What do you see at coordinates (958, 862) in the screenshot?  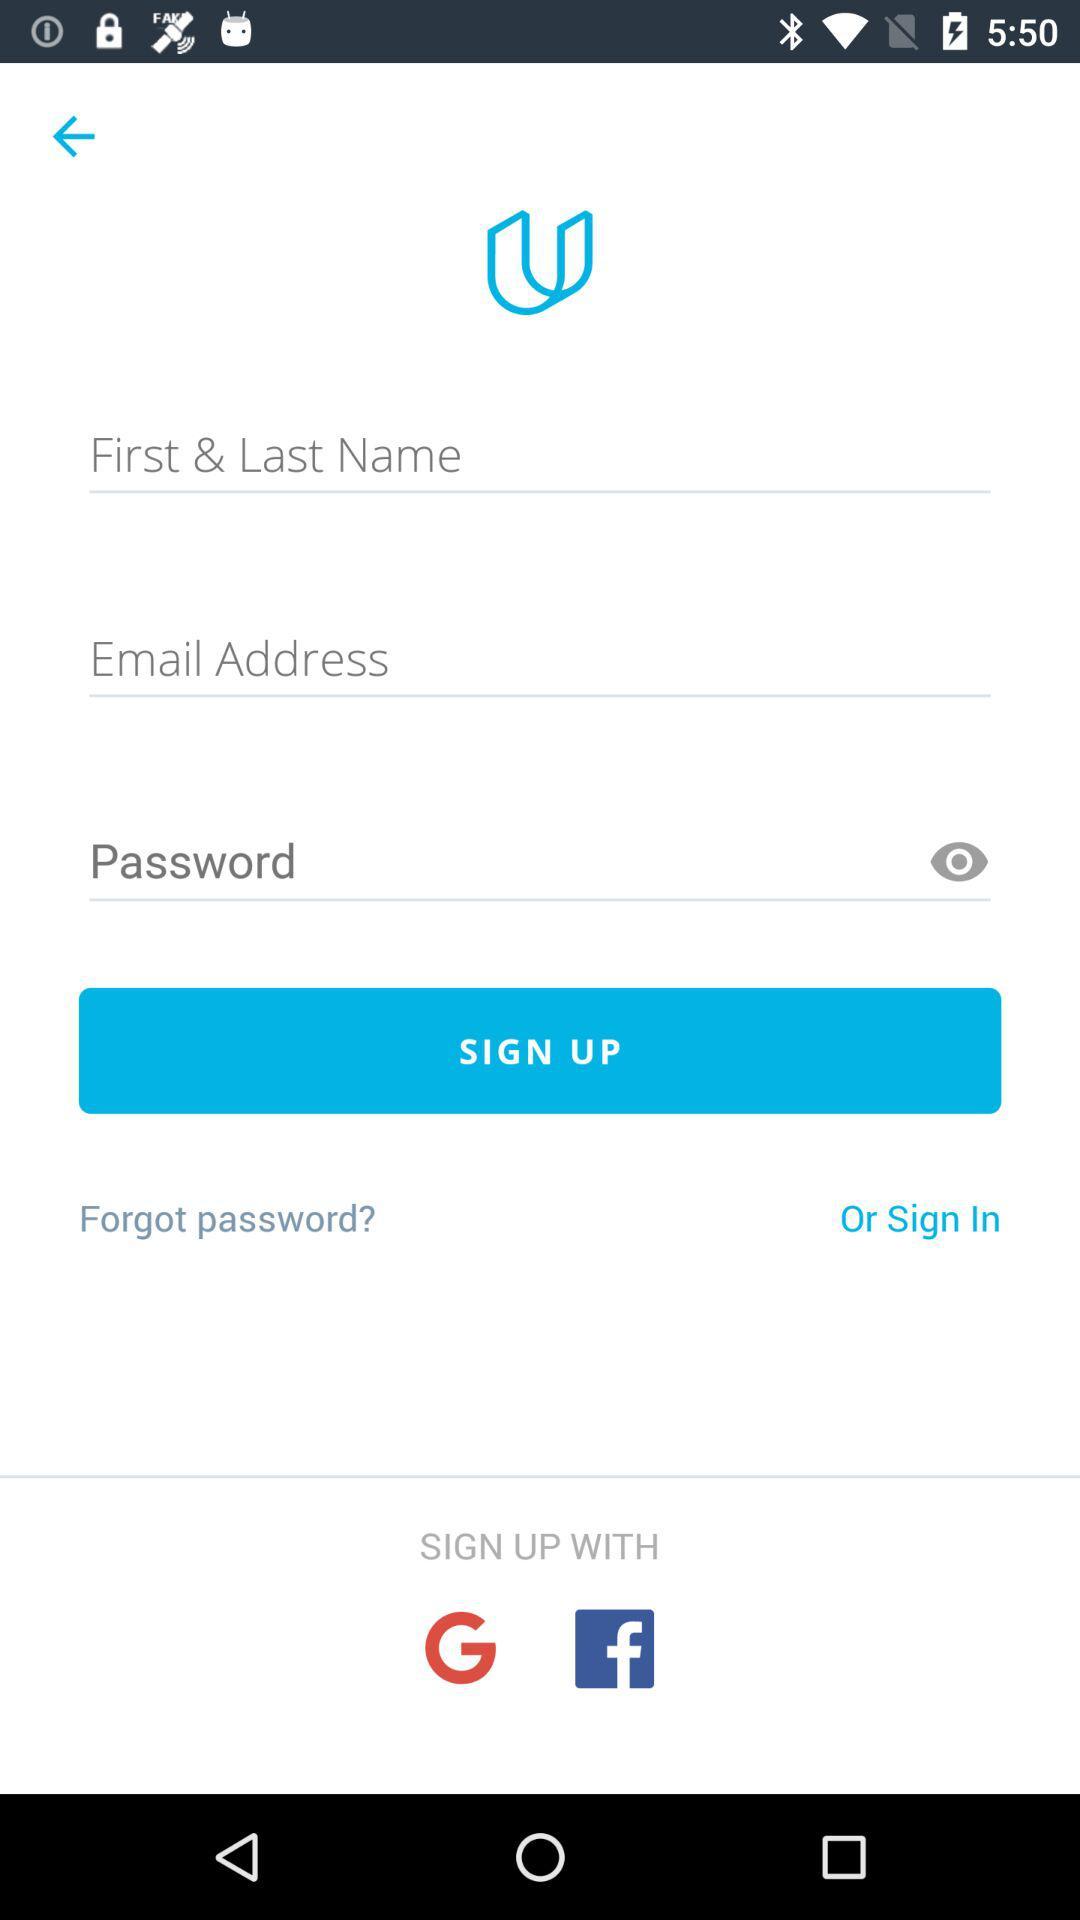 I see `the icon above sign up icon` at bounding box center [958, 862].